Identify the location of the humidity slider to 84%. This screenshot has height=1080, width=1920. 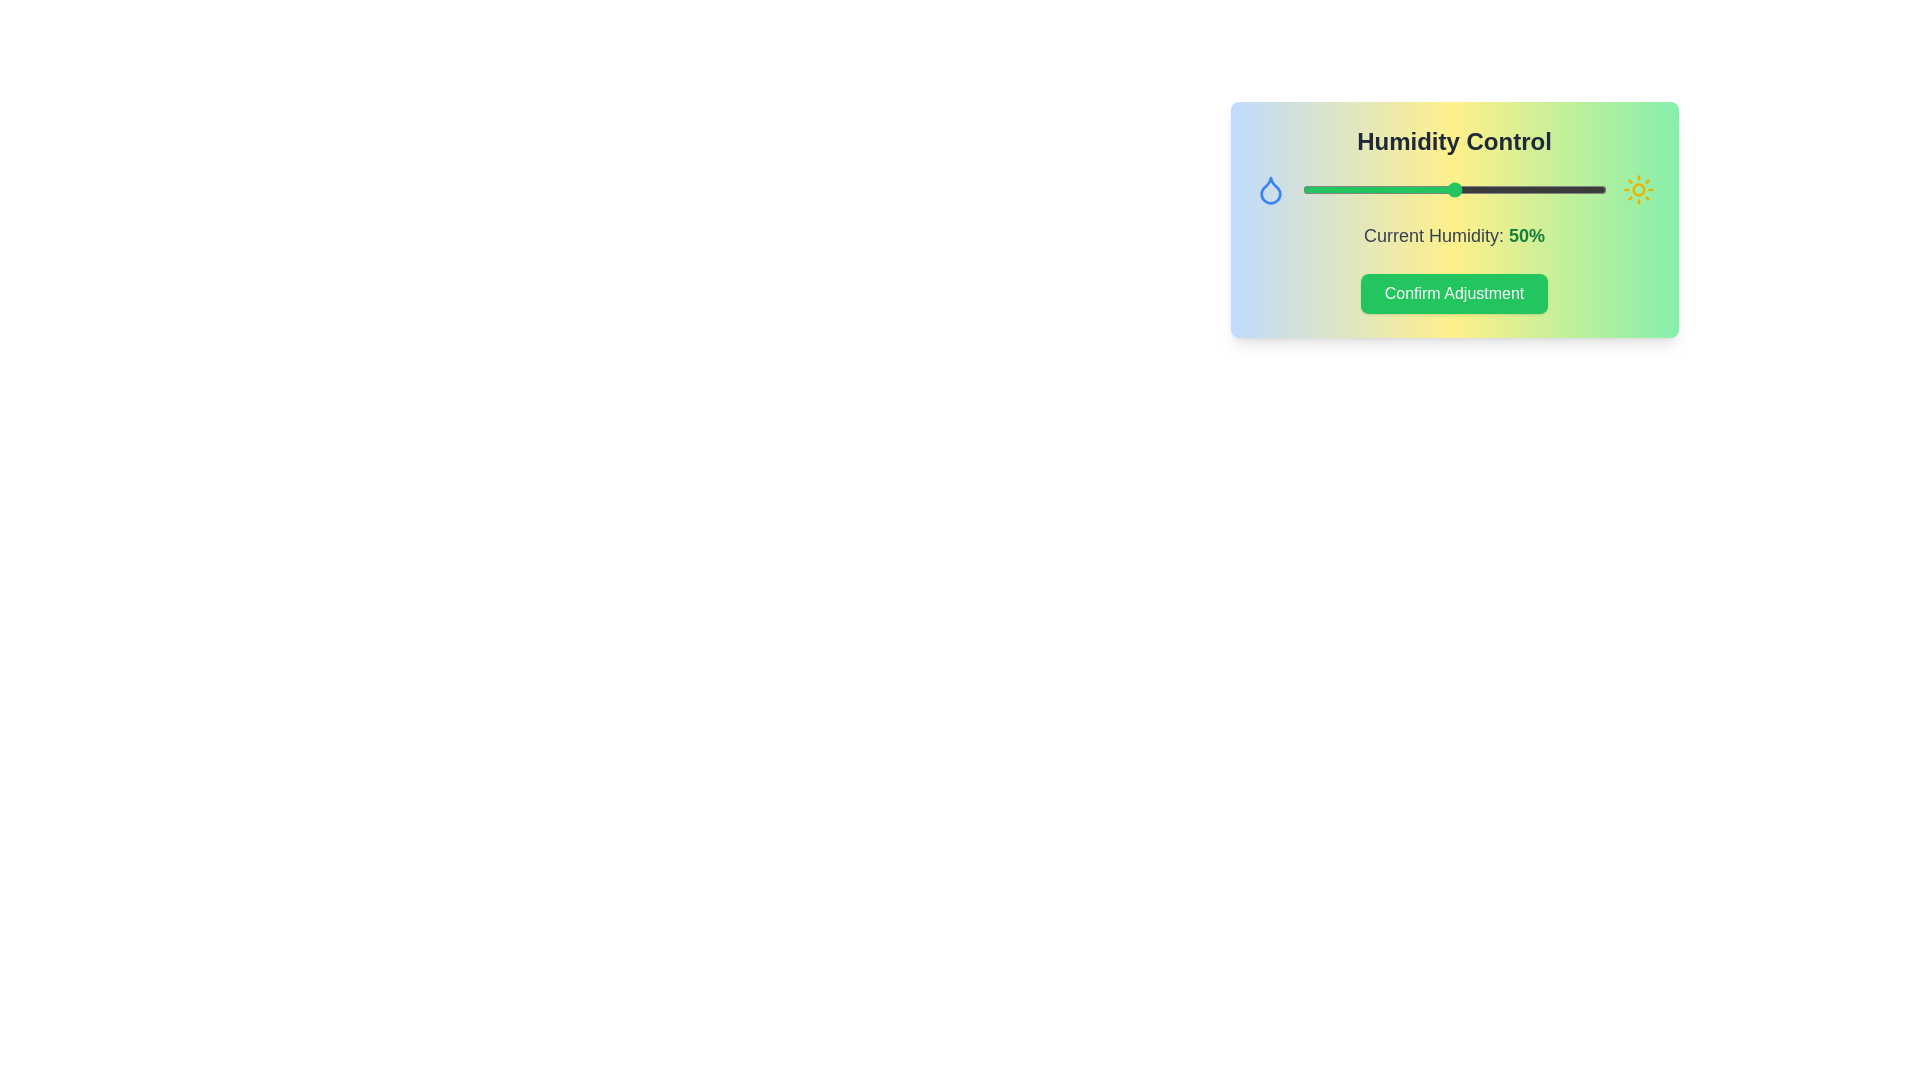
(1556, 189).